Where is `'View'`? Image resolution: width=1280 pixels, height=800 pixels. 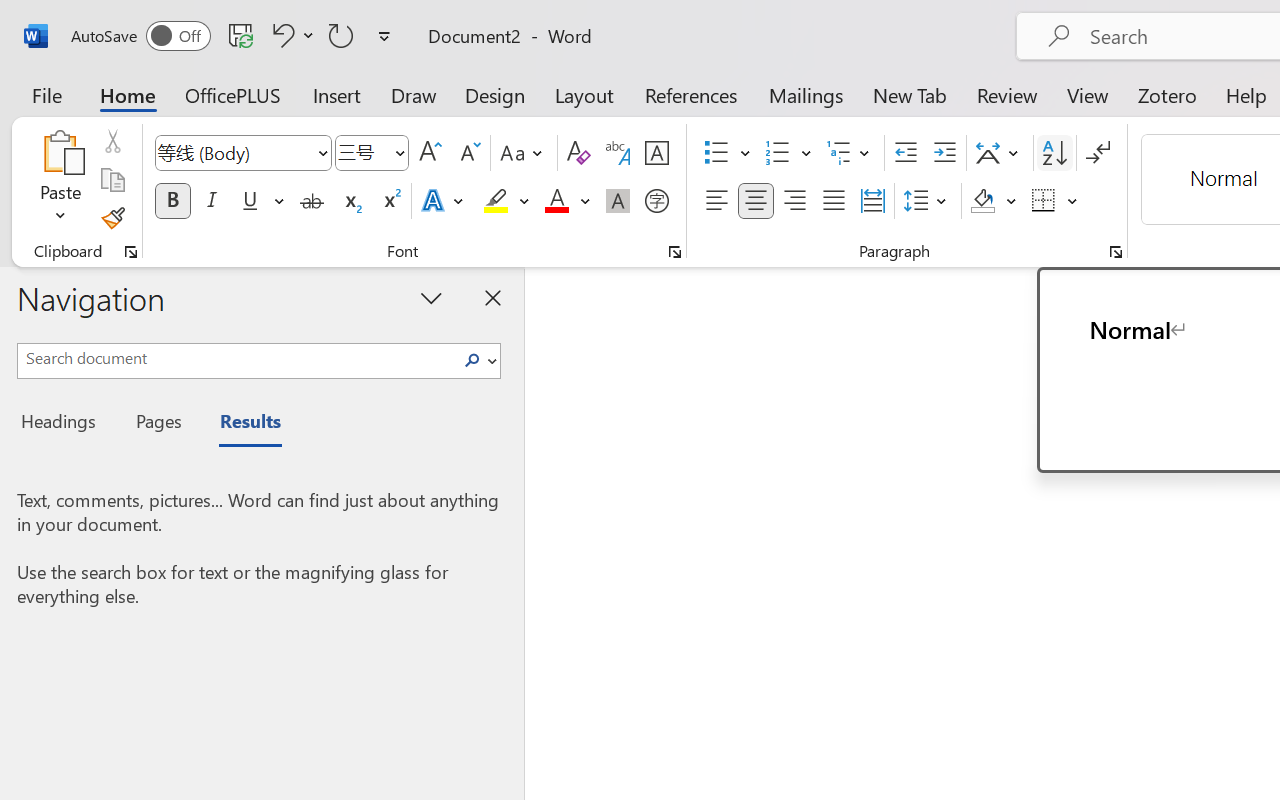 'View' is located at coordinates (1087, 94).